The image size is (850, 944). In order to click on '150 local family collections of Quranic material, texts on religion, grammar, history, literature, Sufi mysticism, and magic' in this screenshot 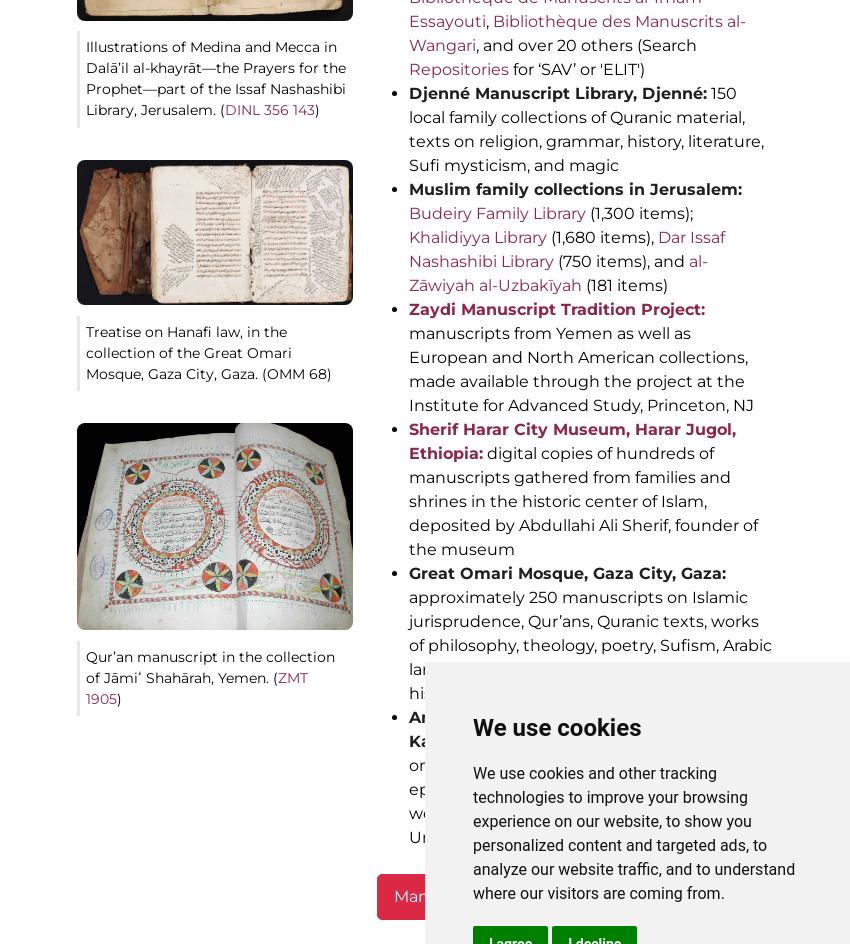, I will do `click(586, 129)`.